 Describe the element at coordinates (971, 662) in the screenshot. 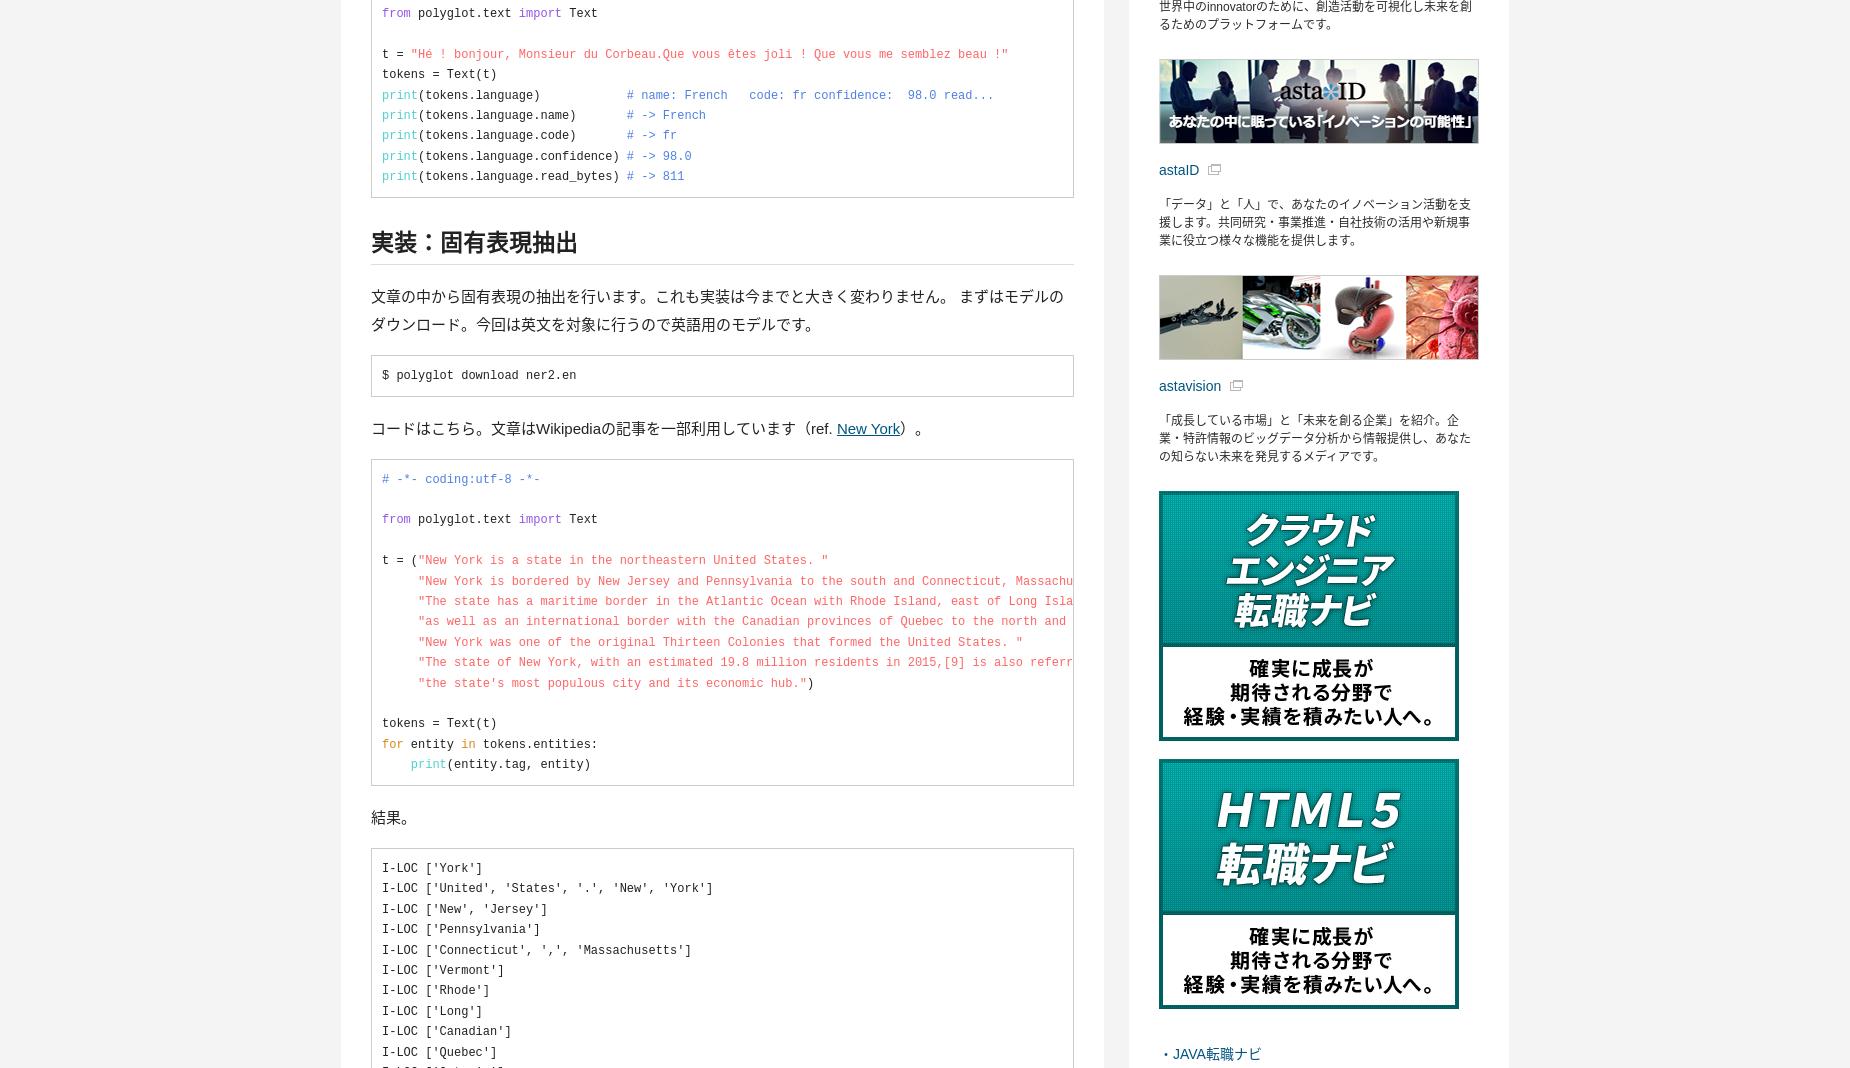

I see `'"The state of New York, with an estimated 19.8 million residents in 2015,[9] is also referred to as New York State to distinguish it from New York City, "'` at that location.